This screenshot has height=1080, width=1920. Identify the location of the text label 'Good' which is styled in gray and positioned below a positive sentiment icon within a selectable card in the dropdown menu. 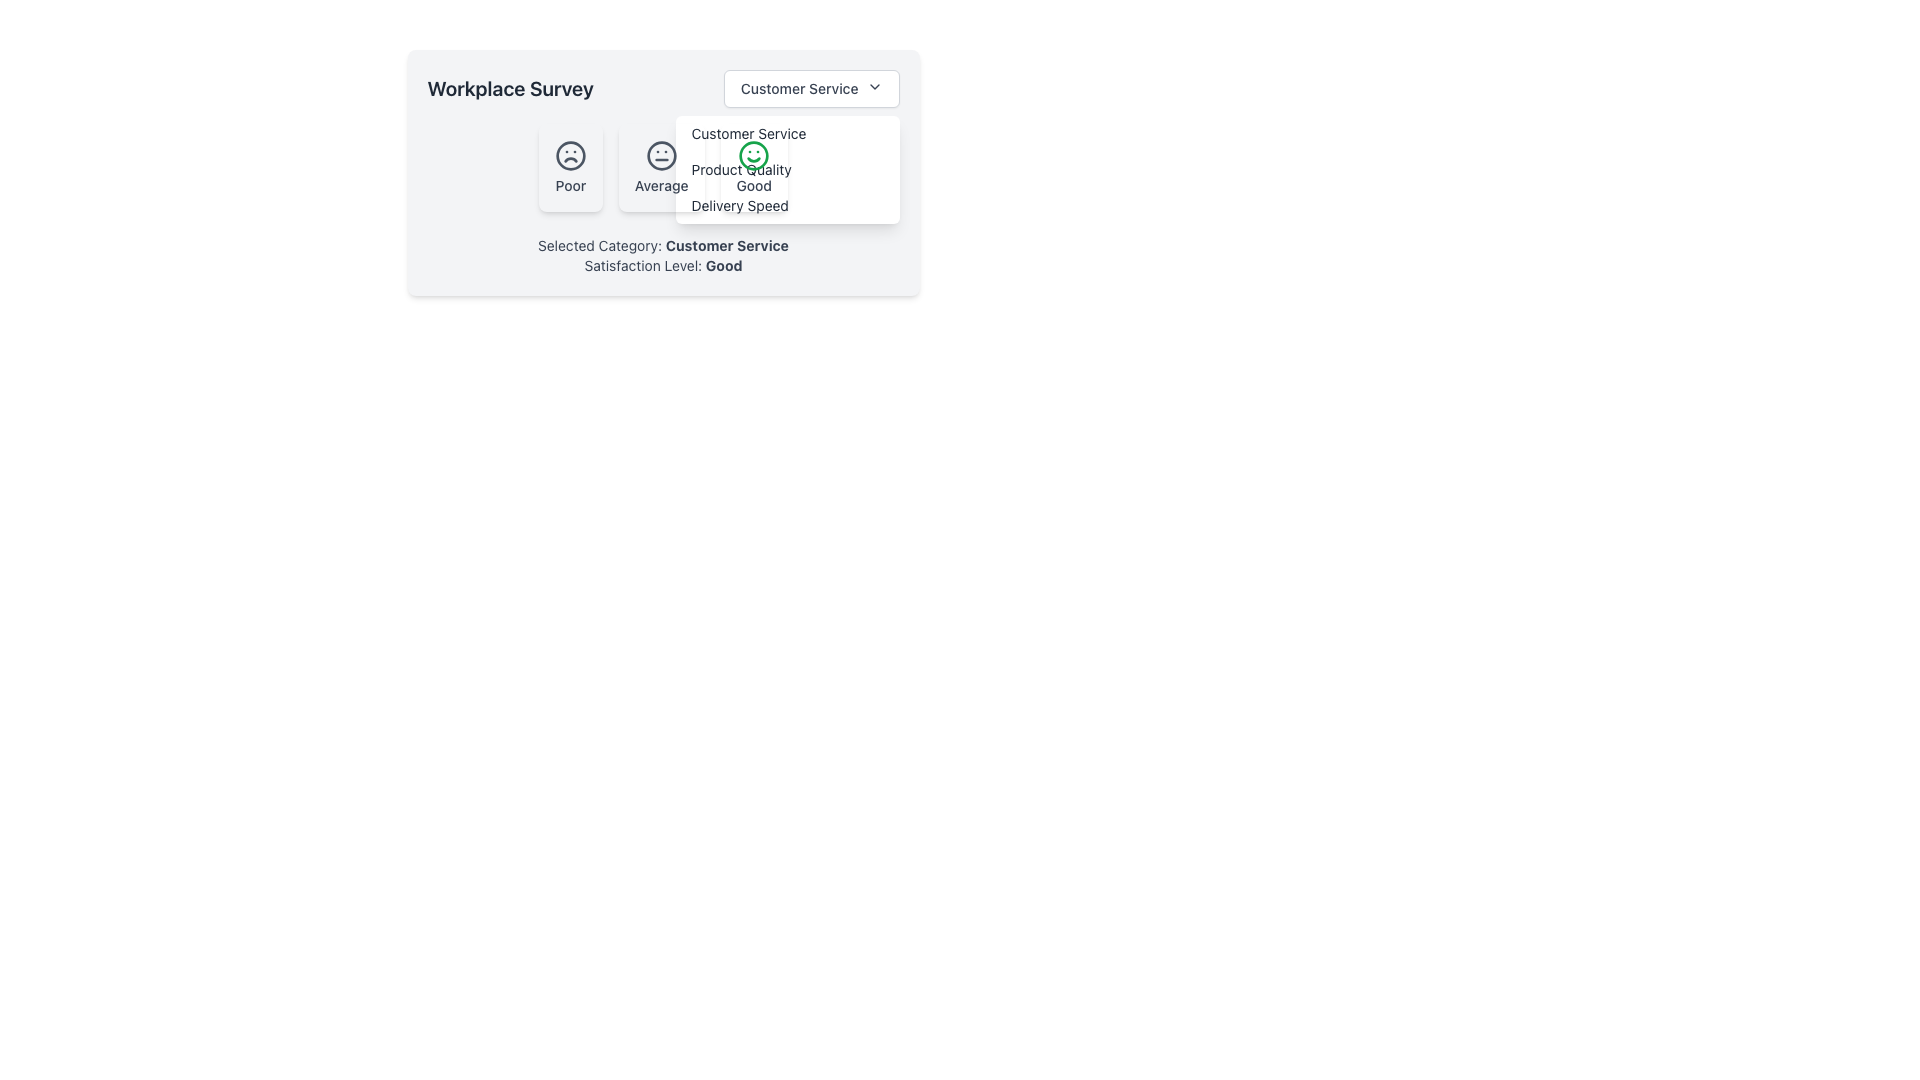
(753, 185).